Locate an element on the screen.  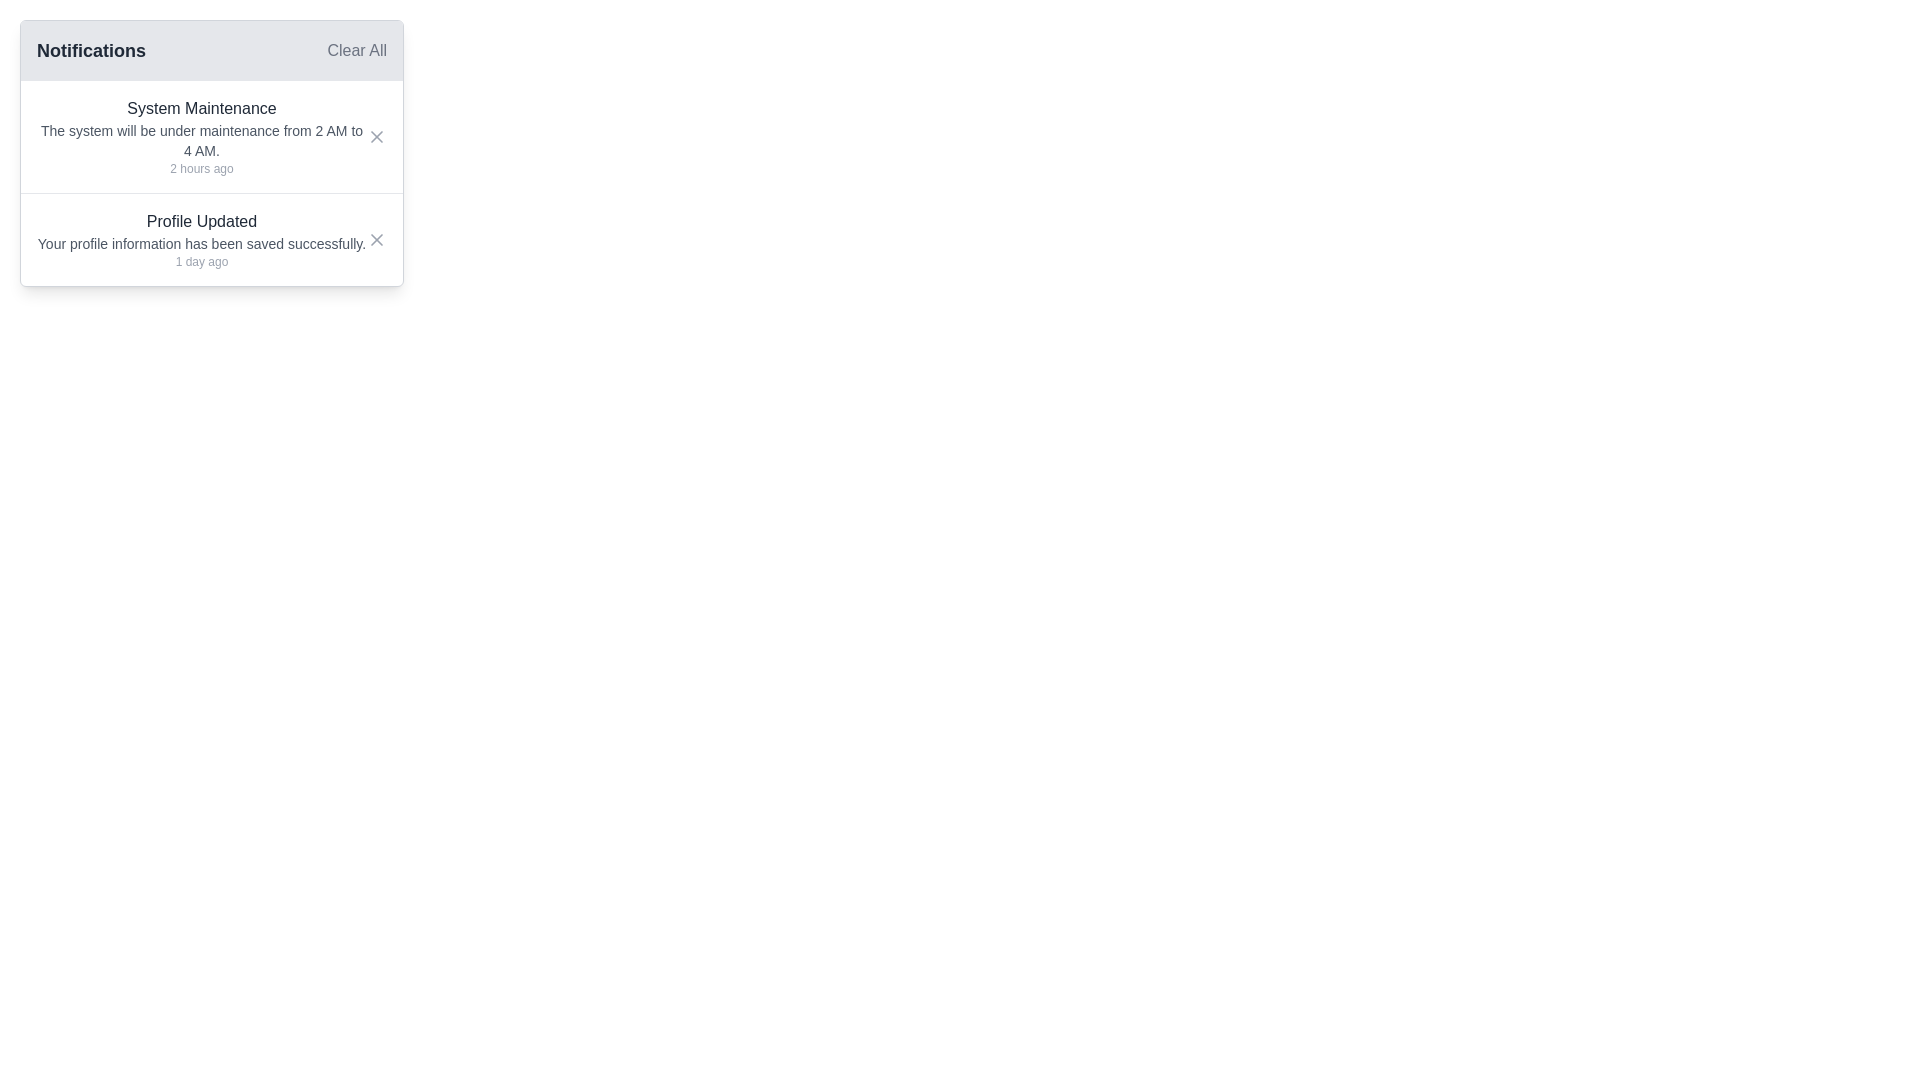
information displayed in the upper notification card that contains the title, details, and timestamp of the ongoing or planned system maintenance activity is located at coordinates (201, 136).